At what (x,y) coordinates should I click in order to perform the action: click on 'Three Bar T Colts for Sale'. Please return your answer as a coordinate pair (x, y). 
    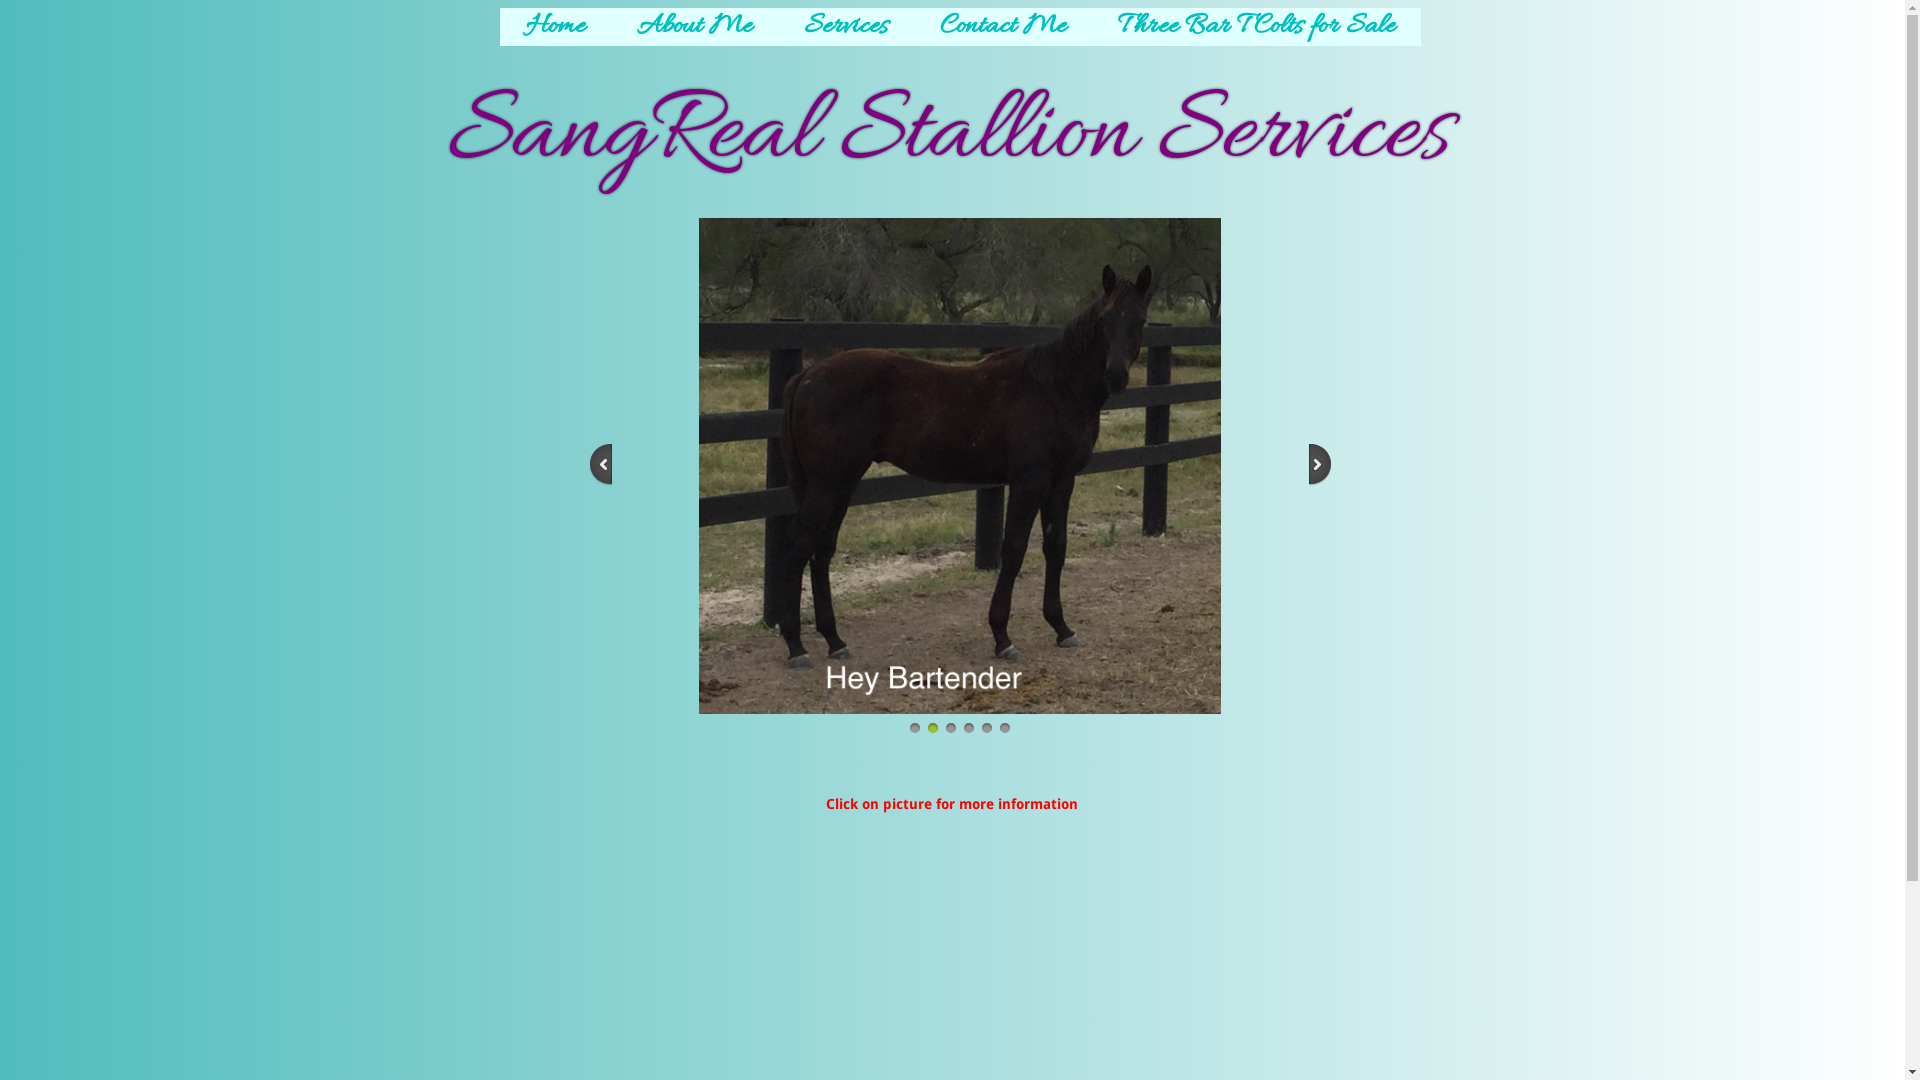
    Looking at the image, I should click on (1255, 27).